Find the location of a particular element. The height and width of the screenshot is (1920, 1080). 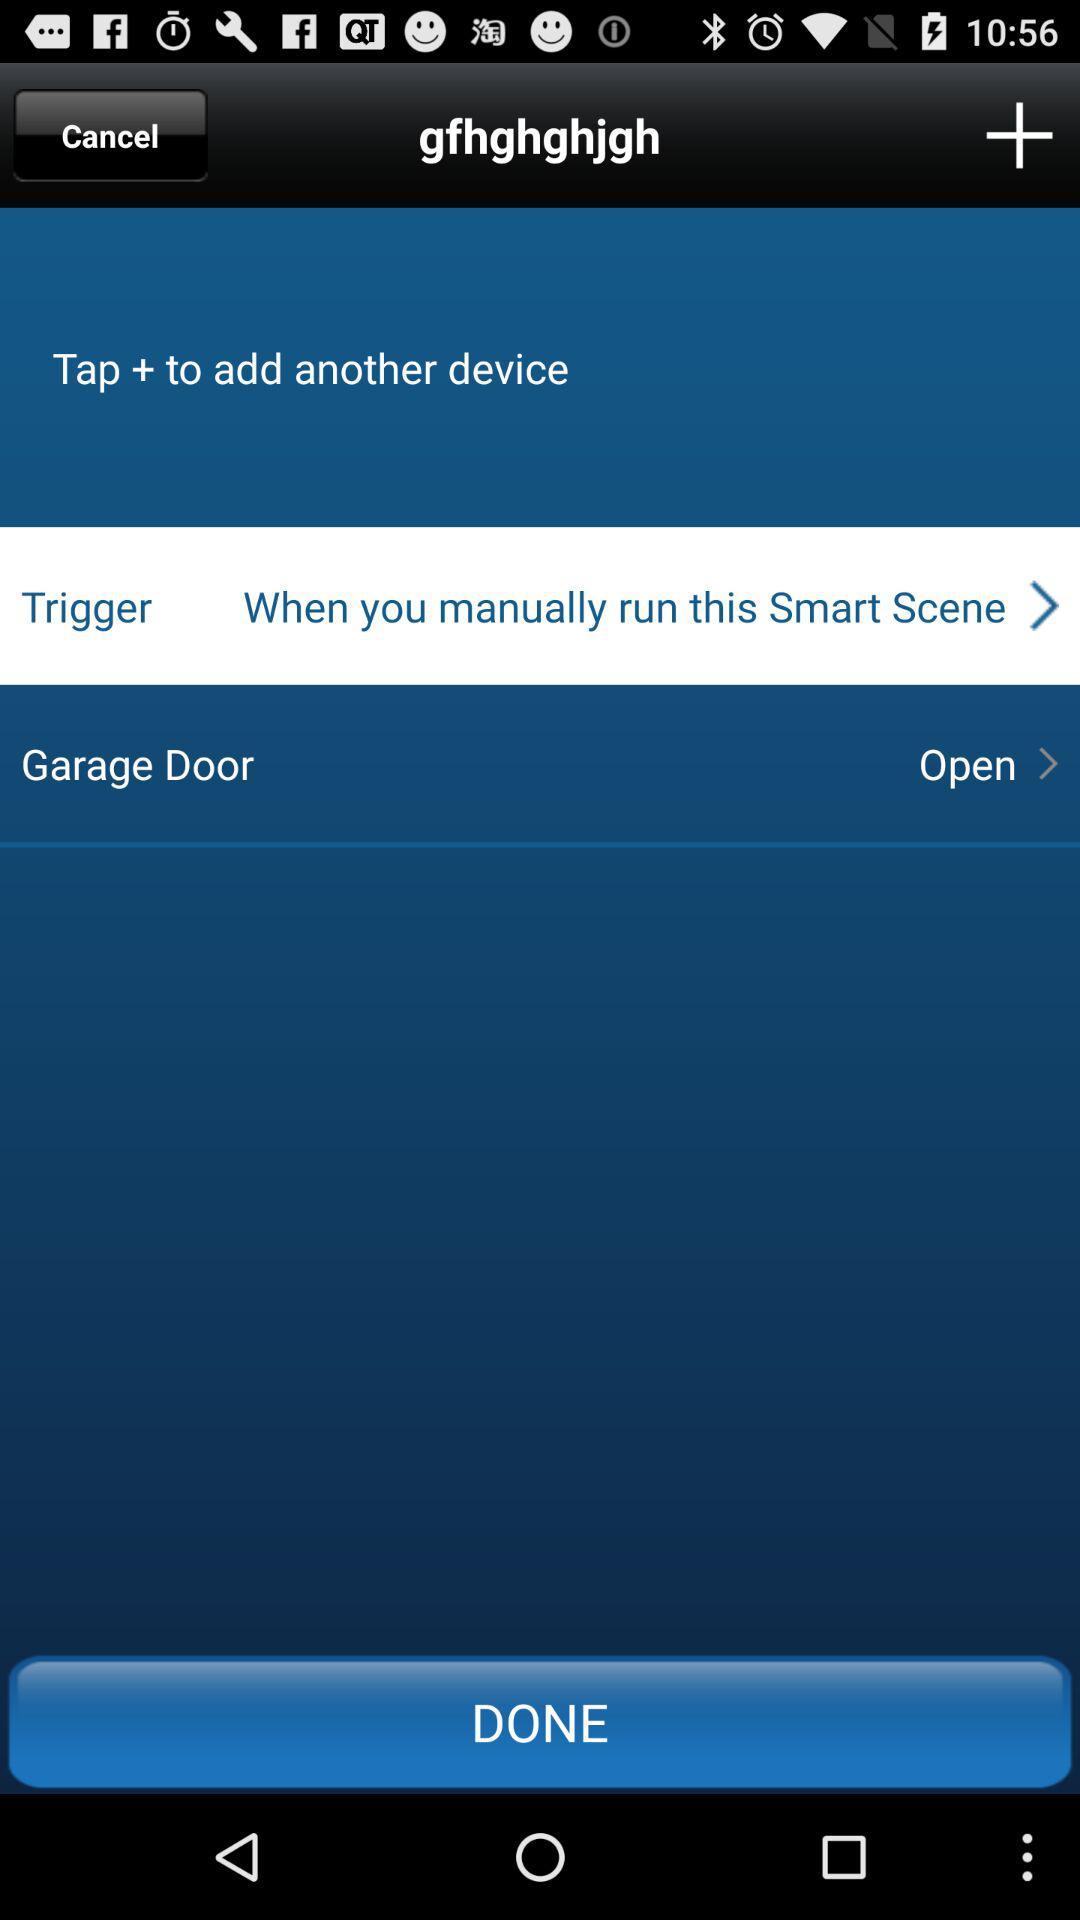

item to the left of the gfhghghjgh app is located at coordinates (110, 134).